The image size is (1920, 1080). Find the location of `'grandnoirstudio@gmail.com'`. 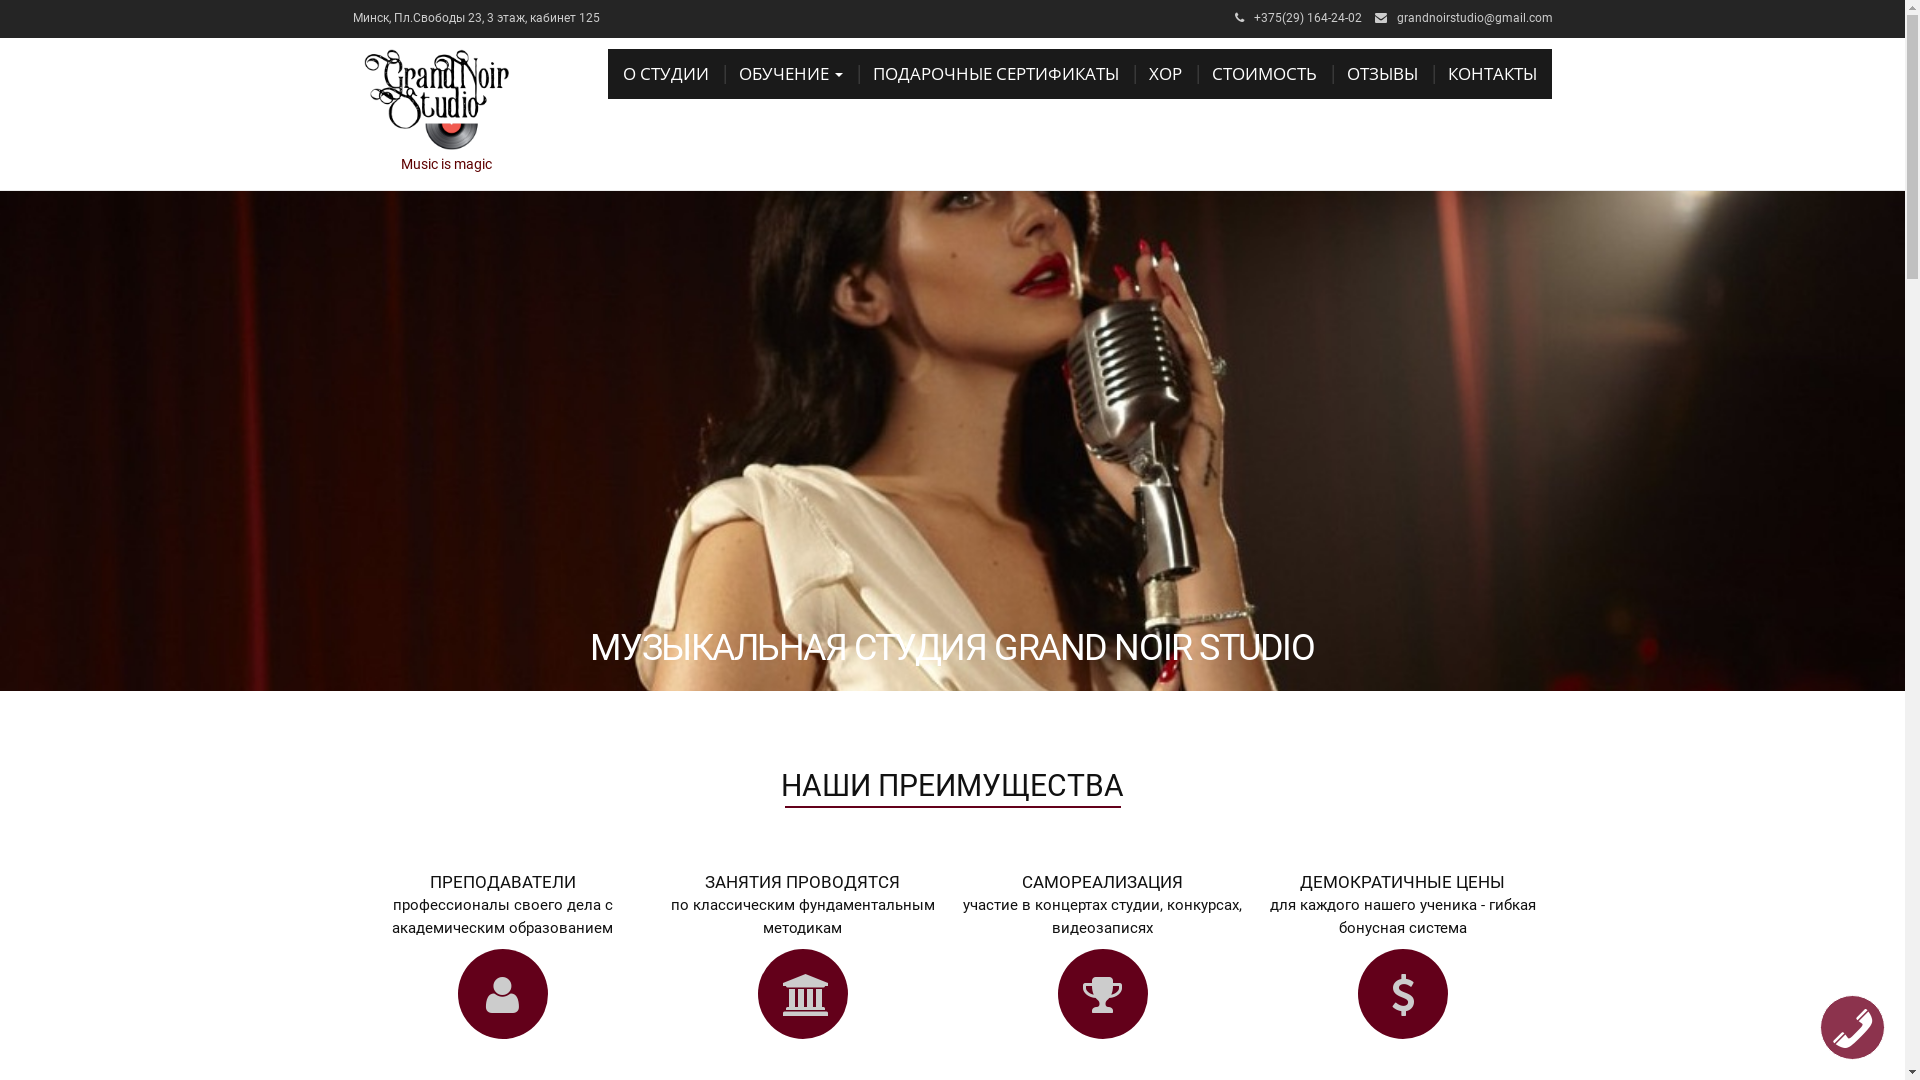

'grandnoirstudio@gmail.com' is located at coordinates (1473, 18).